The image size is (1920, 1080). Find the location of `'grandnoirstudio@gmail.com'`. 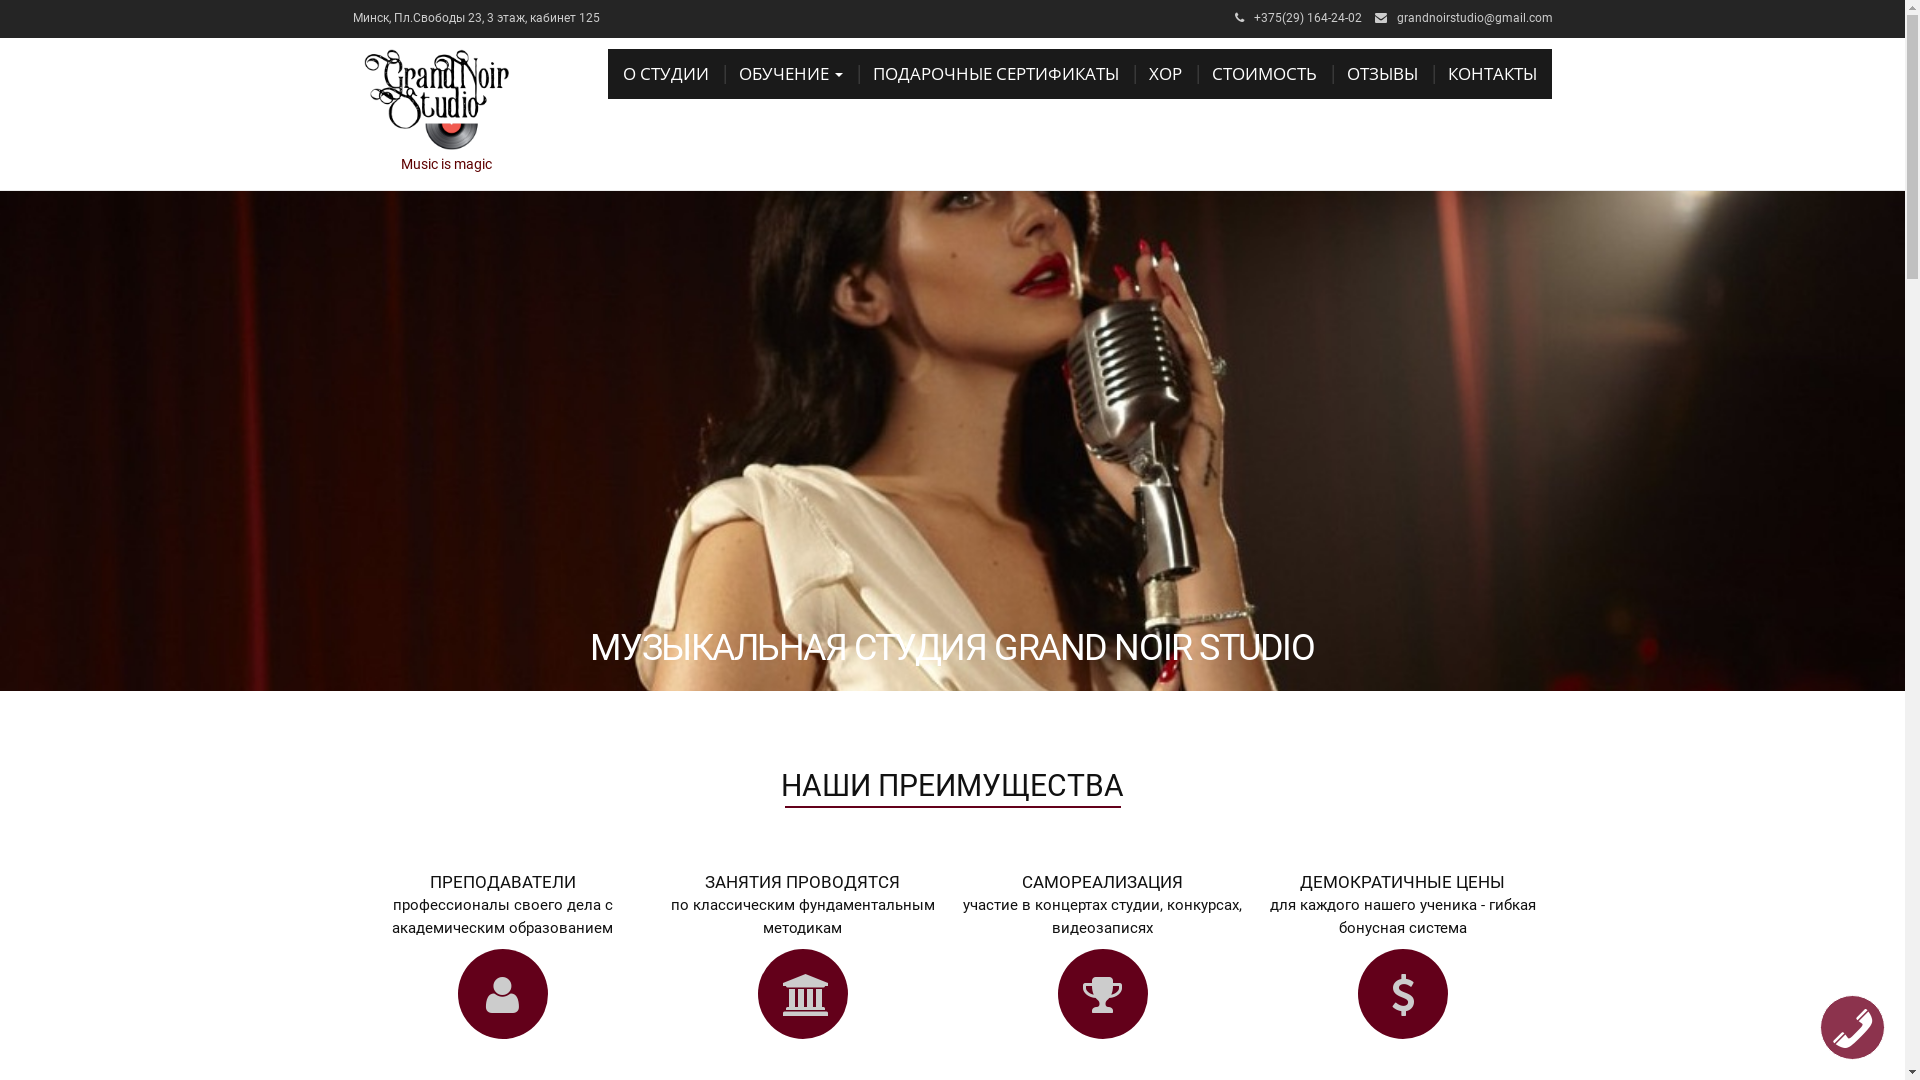

'grandnoirstudio@gmail.com' is located at coordinates (1473, 18).